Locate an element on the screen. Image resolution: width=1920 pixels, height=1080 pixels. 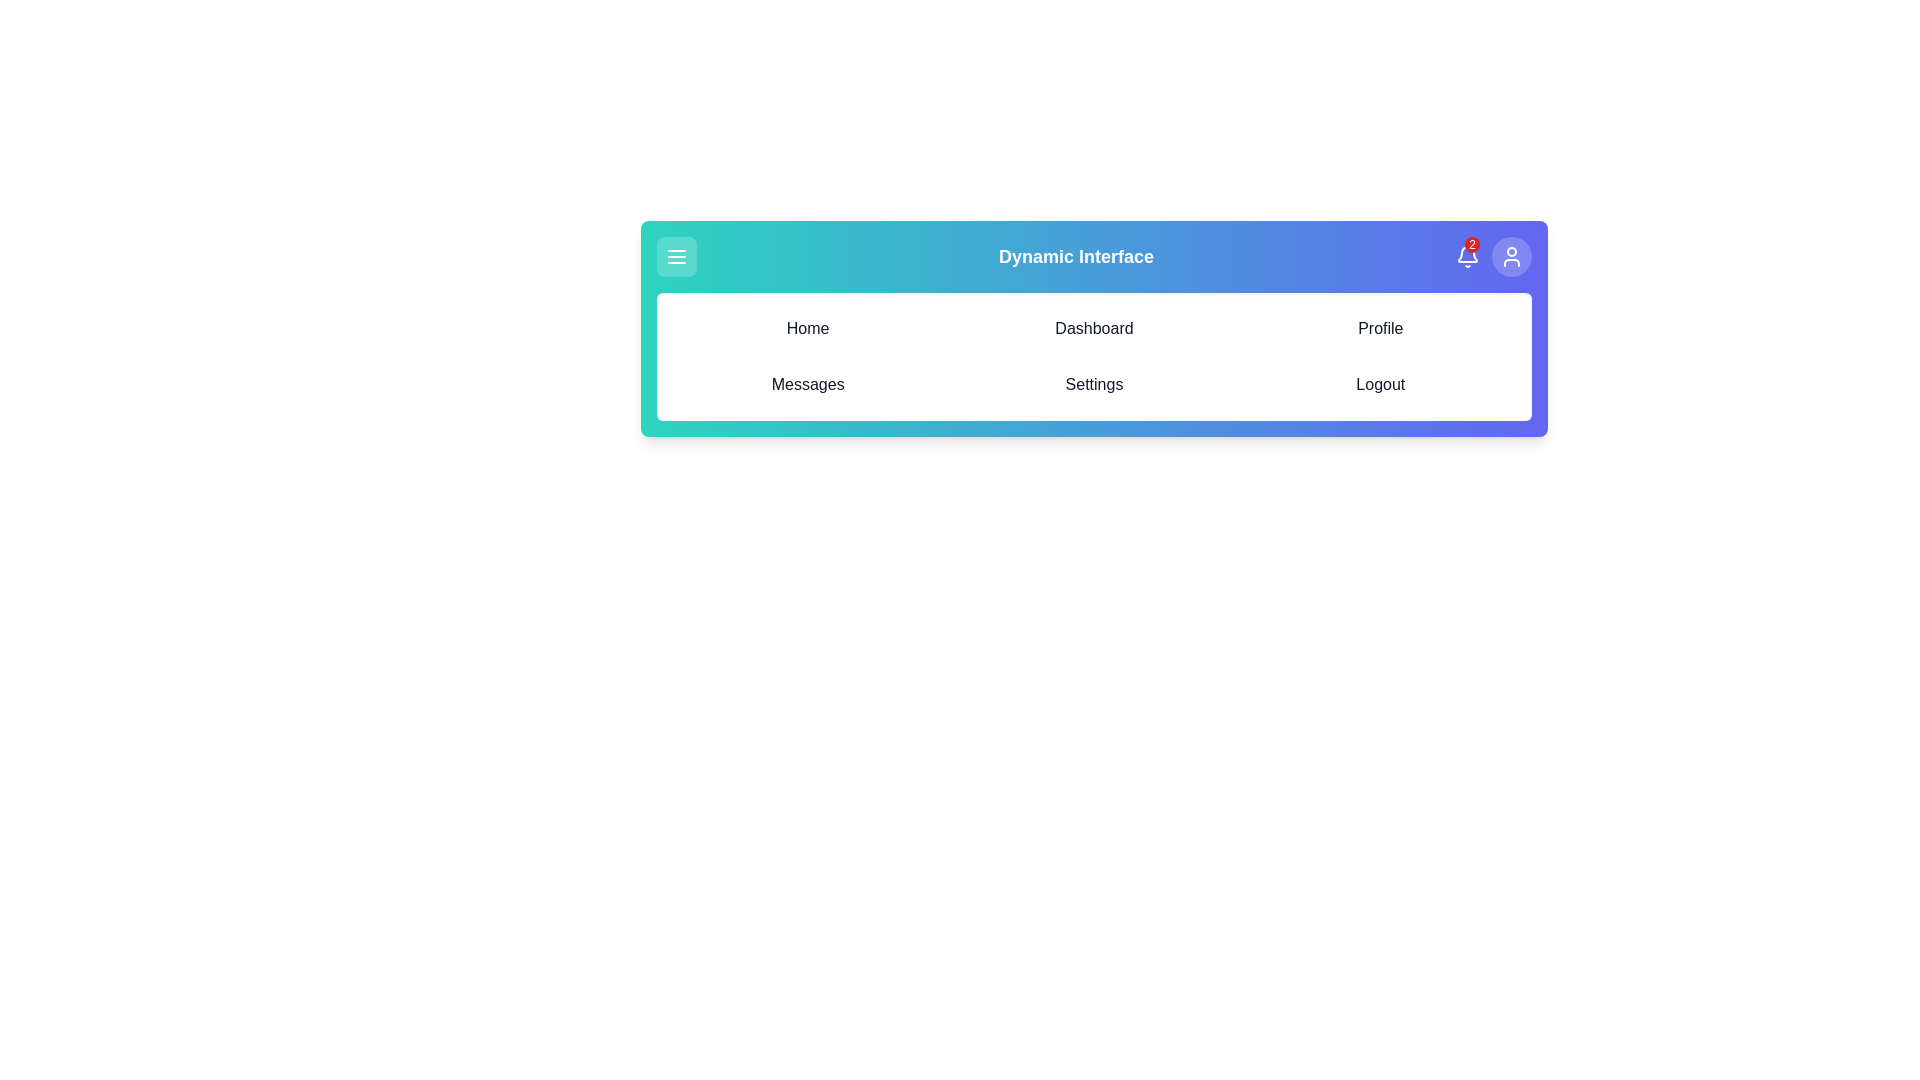
the navigation item Dashboard from the menu is located at coordinates (1093, 327).